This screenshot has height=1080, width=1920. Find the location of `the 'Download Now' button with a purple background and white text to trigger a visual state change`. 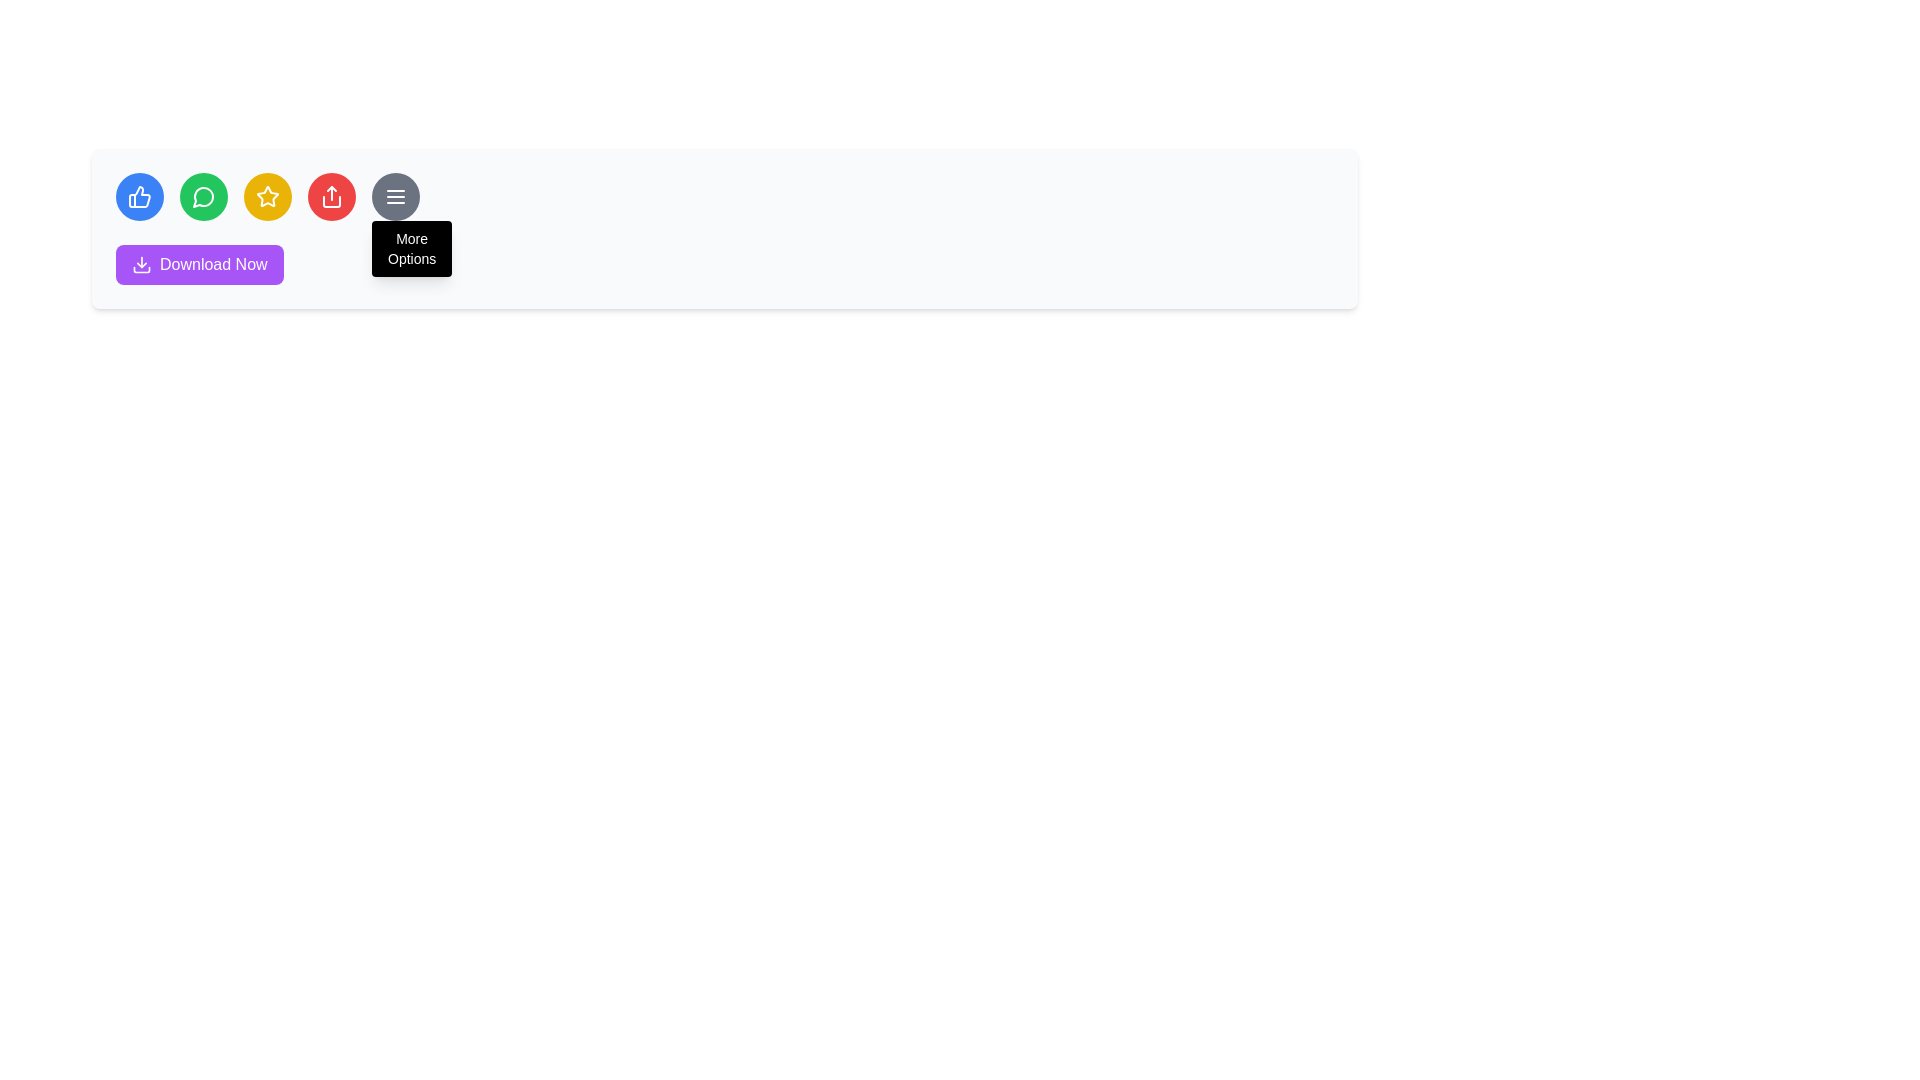

the 'Download Now' button with a purple background and white text to trigger a visual state change is located at coordinates (199, 264).